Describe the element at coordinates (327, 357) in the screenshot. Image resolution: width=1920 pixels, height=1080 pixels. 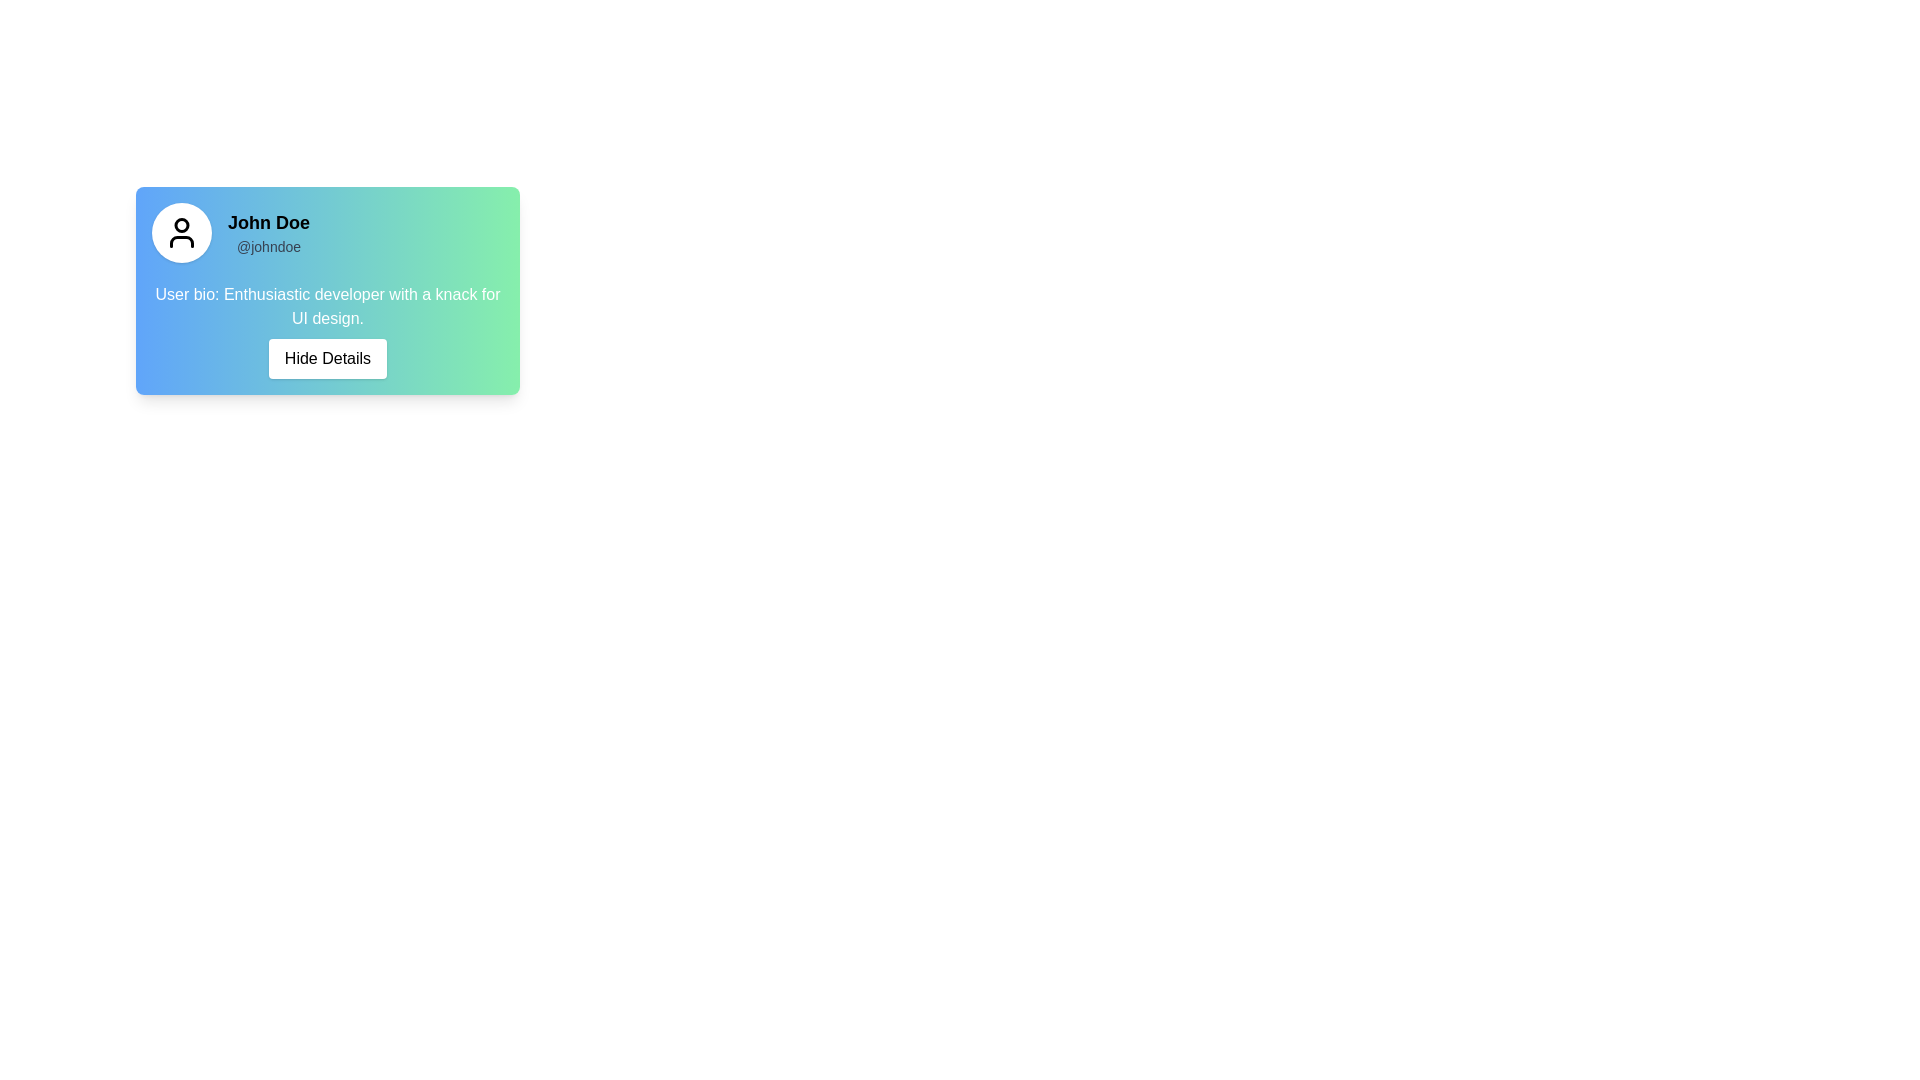
I see `the rectangular button with a white background and black text displaying 'Hide Details'` at that location.